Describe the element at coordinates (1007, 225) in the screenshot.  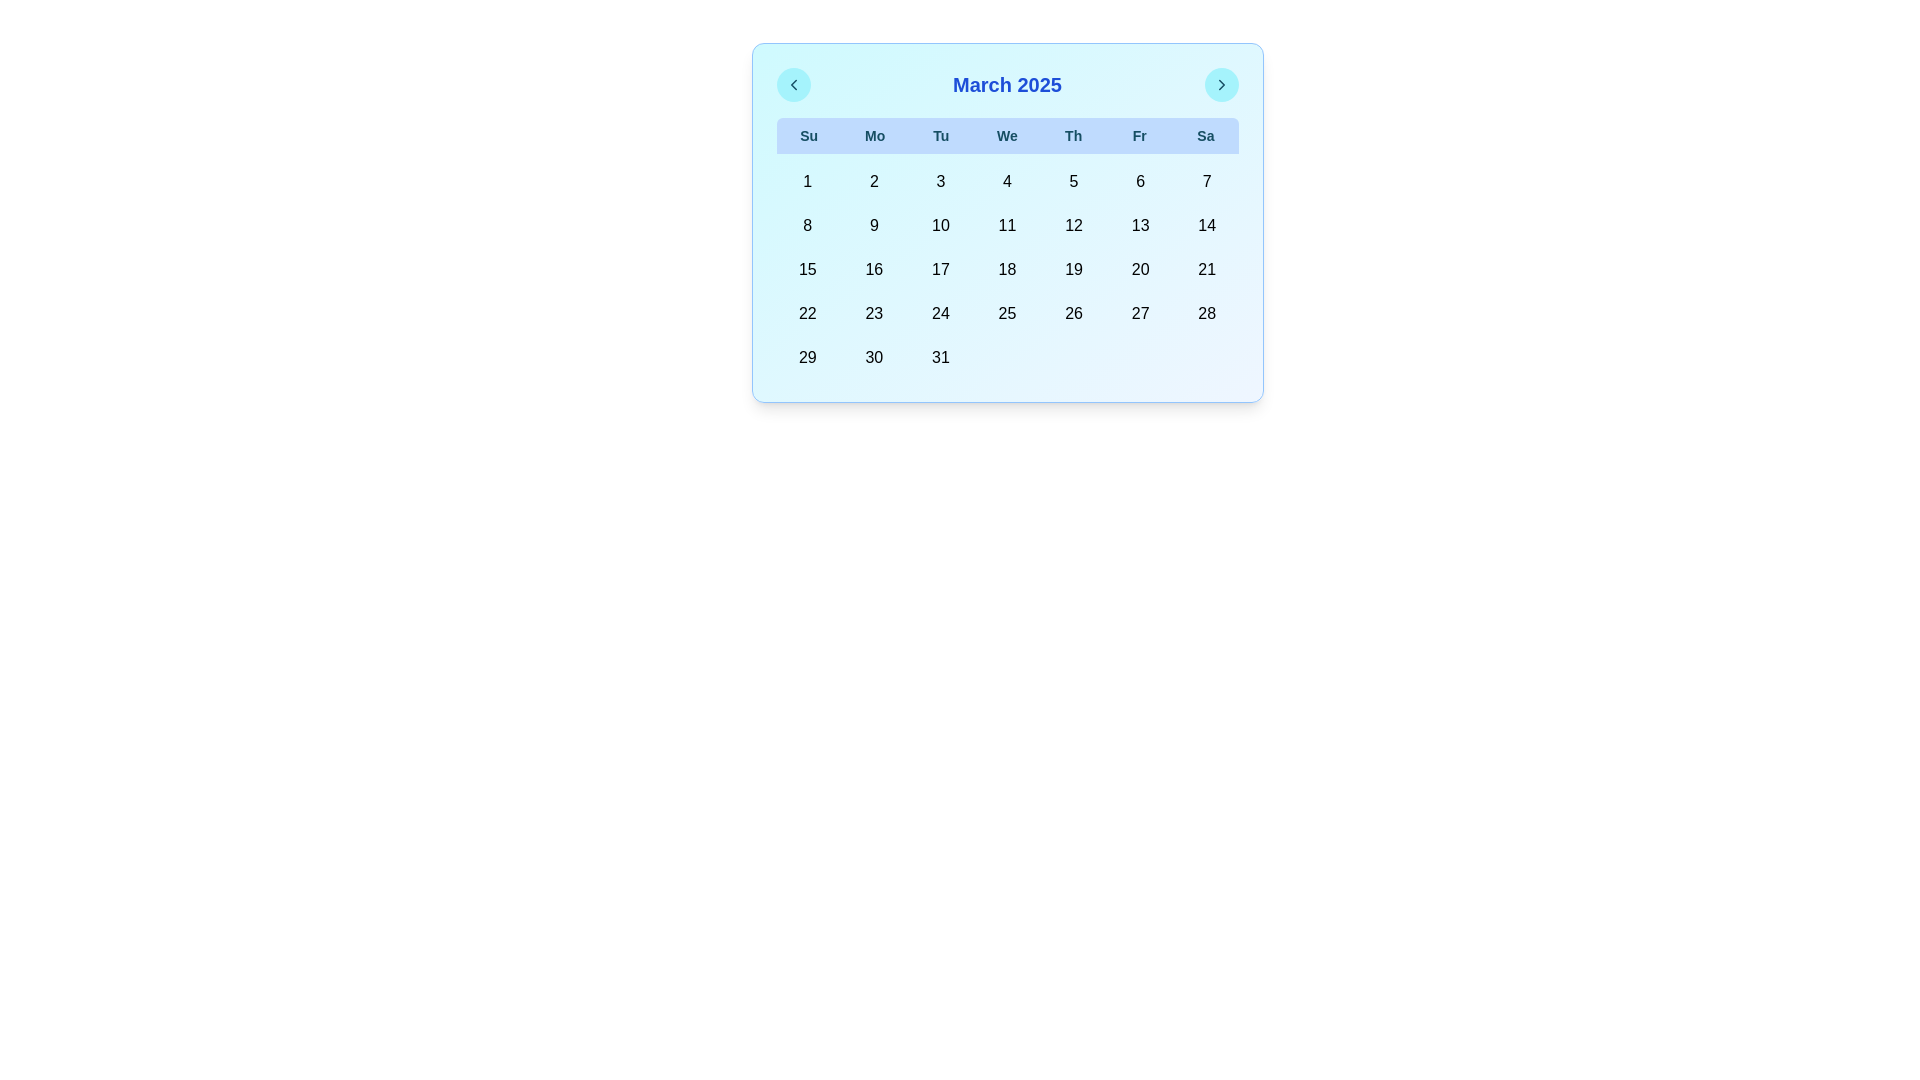
I see `the day selection button representing the date '11' in the calendar interface` at that location.